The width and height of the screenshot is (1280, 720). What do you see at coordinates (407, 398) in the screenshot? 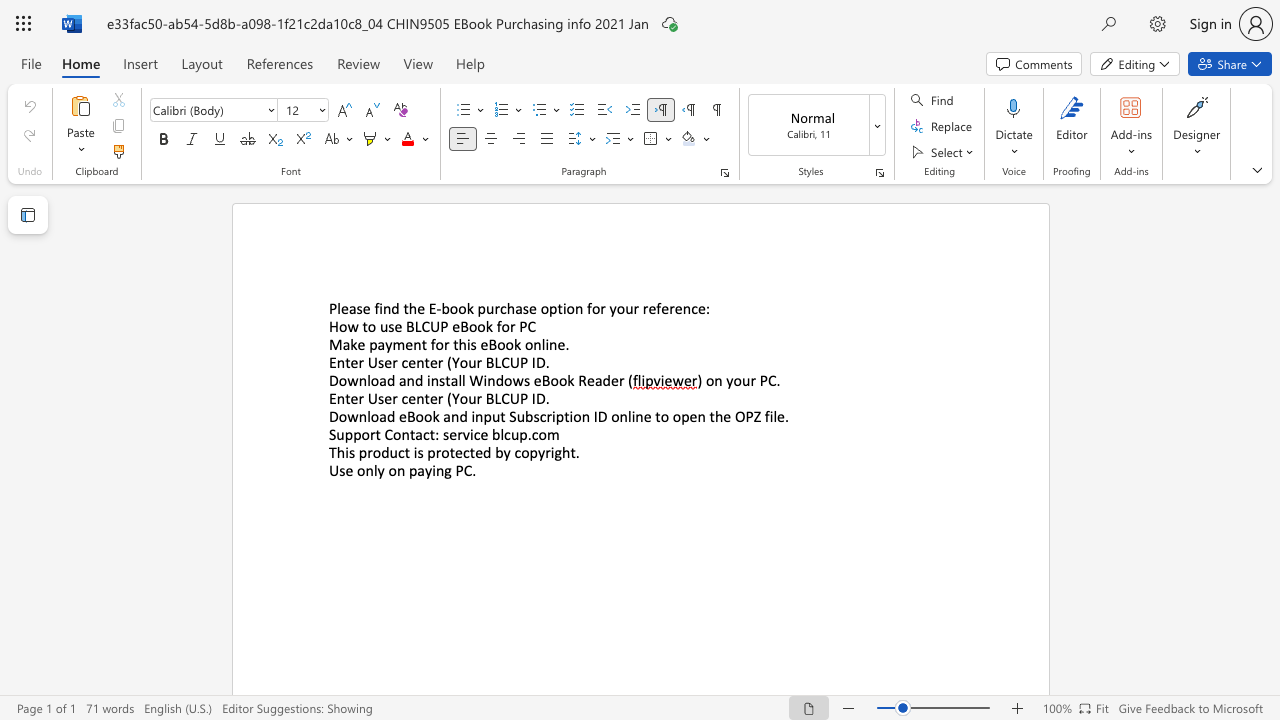
I see `the subset text "enter" within the text "Enter User center (Your BLCUP ID"` at bounding box center [407, 398].